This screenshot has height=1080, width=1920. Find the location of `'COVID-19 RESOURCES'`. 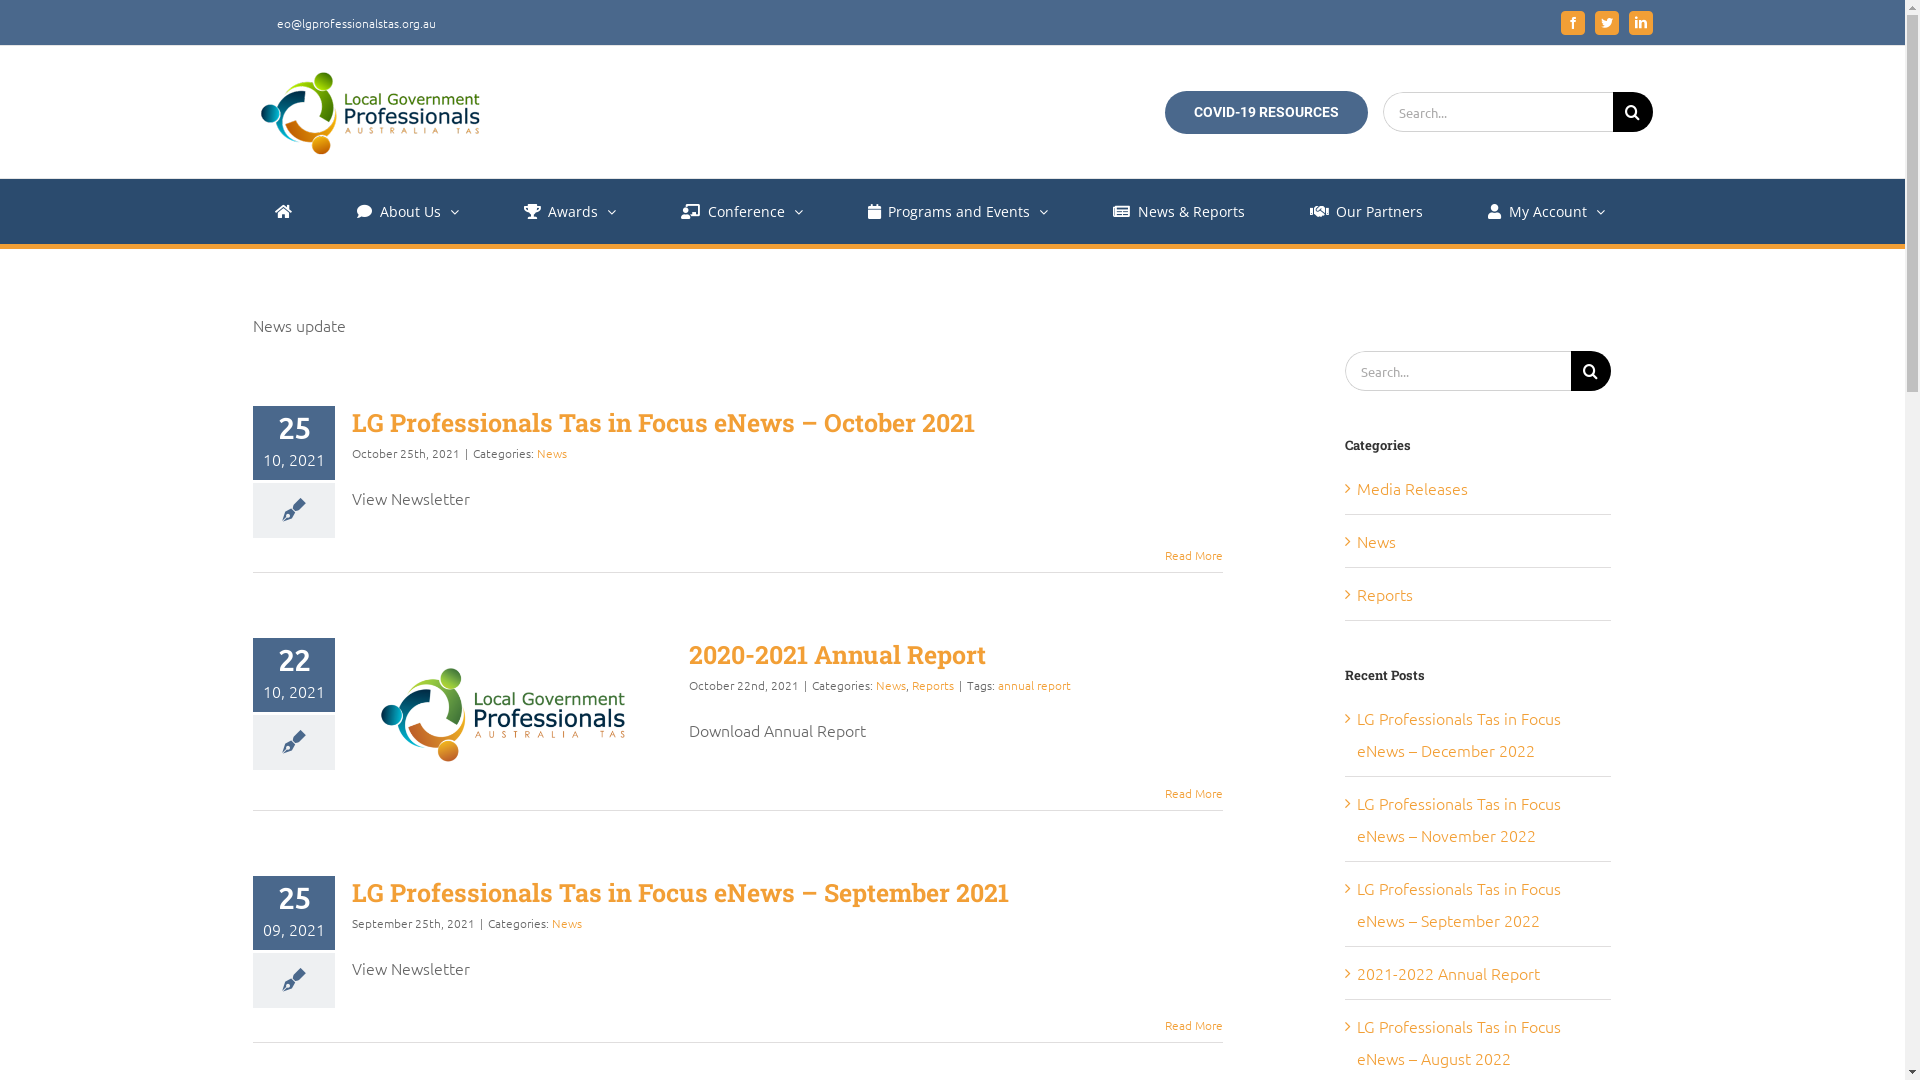

'COVID-19 RESOURCES' is located at coordinates (1264, 111).